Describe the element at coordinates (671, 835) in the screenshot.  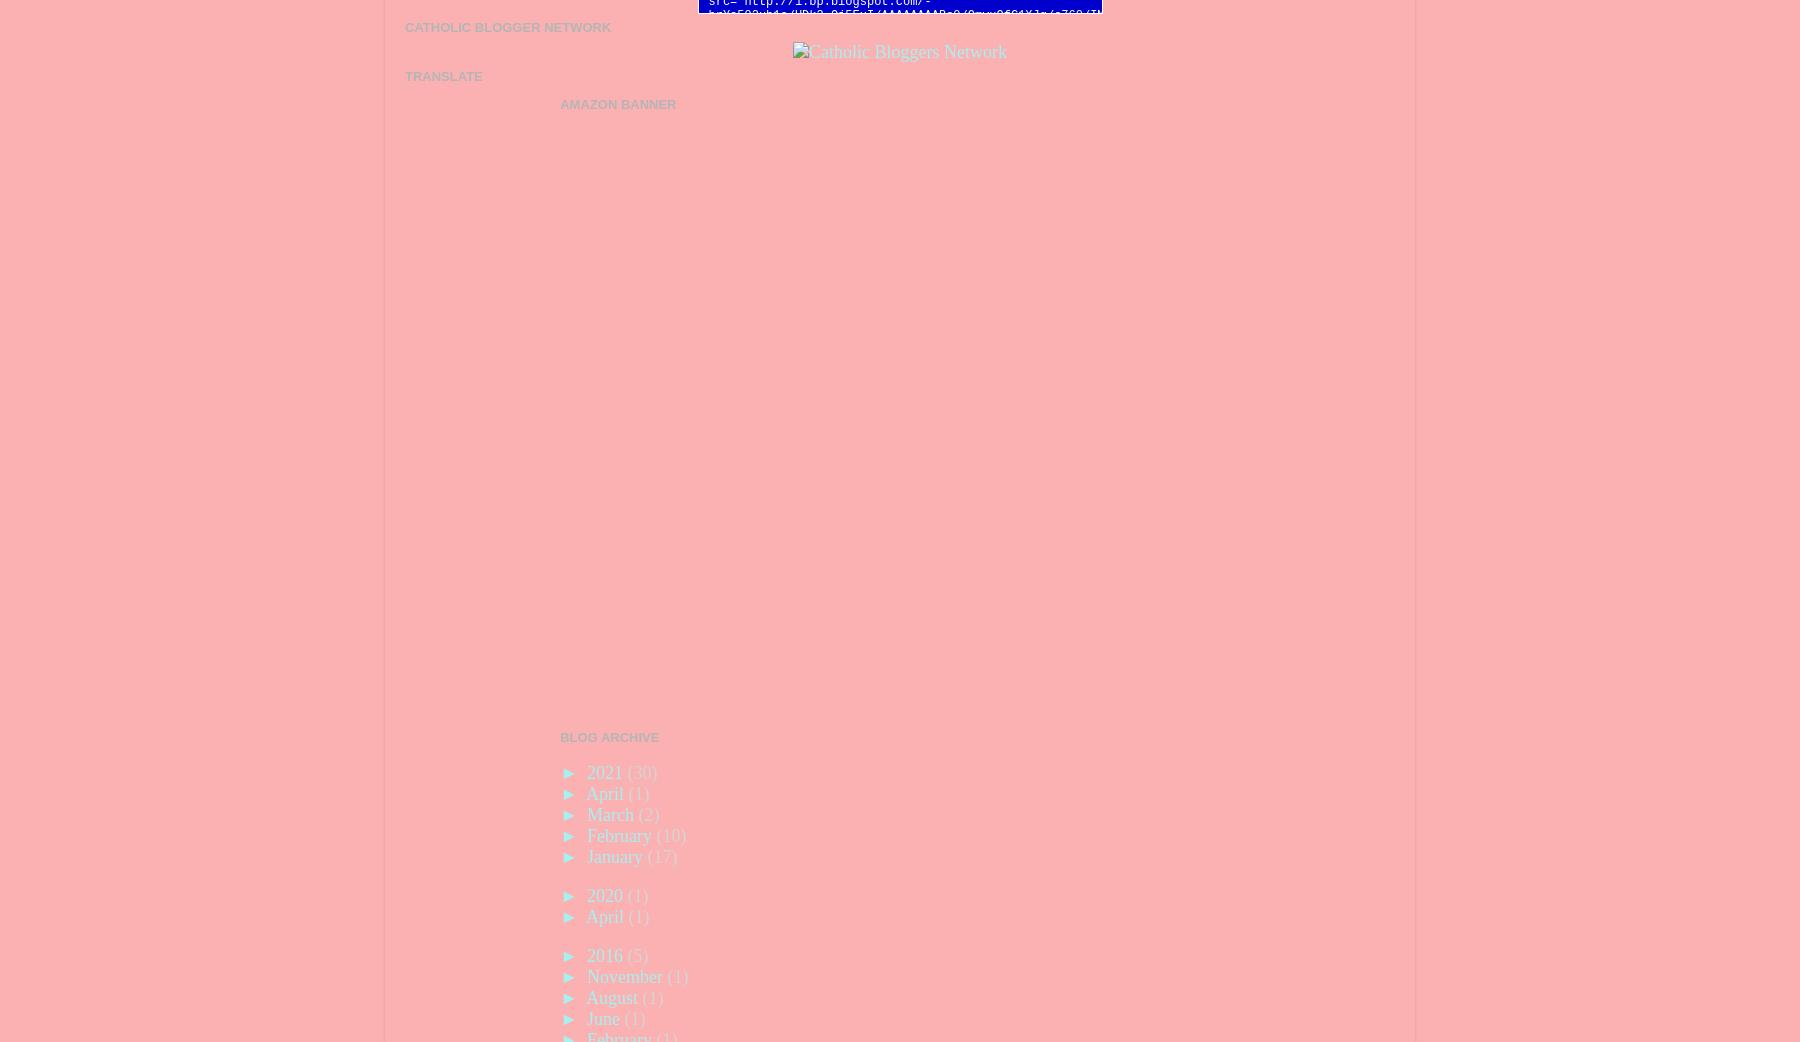
I see `'(10)'` at that location.